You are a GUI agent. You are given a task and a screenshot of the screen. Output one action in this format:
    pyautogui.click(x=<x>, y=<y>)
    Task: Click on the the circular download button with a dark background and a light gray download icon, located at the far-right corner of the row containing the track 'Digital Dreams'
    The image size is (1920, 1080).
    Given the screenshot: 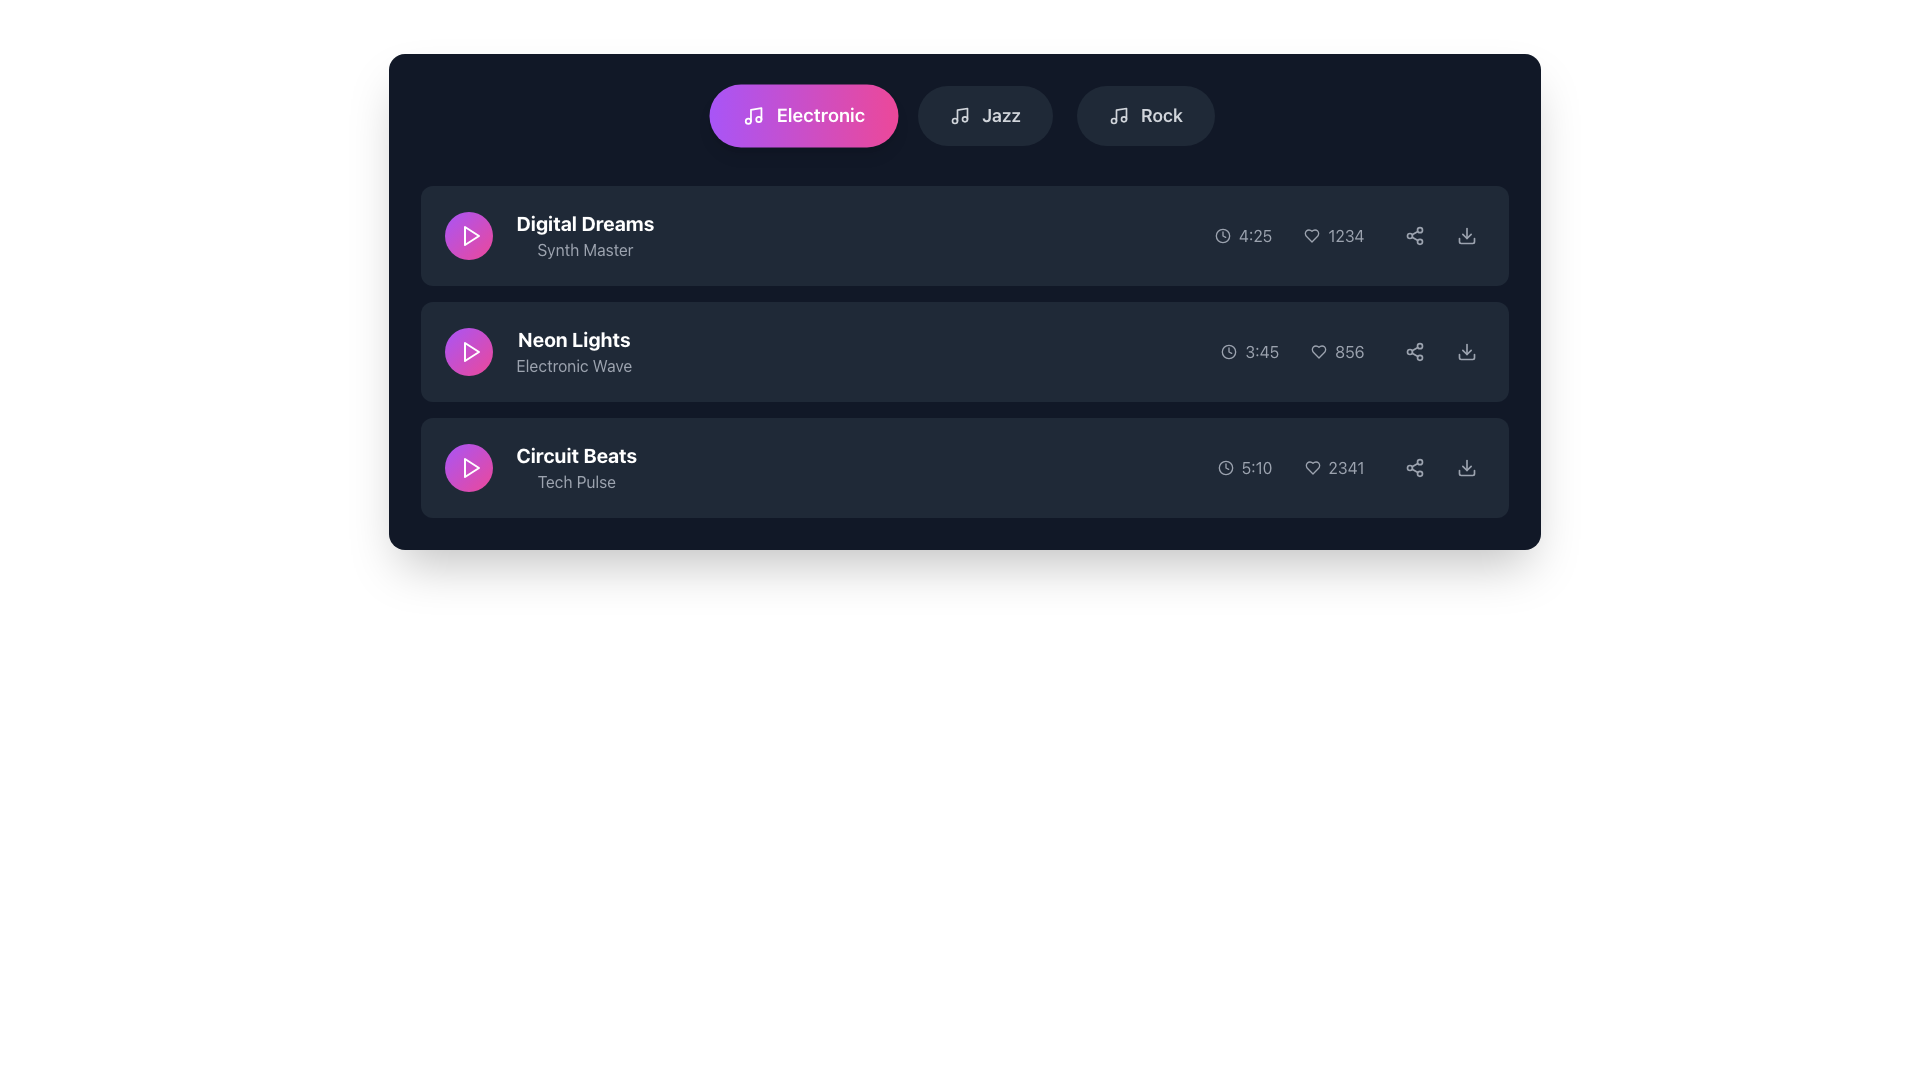 What is the action you would take?
    pyautogui.click(x=1466, y=234)
    